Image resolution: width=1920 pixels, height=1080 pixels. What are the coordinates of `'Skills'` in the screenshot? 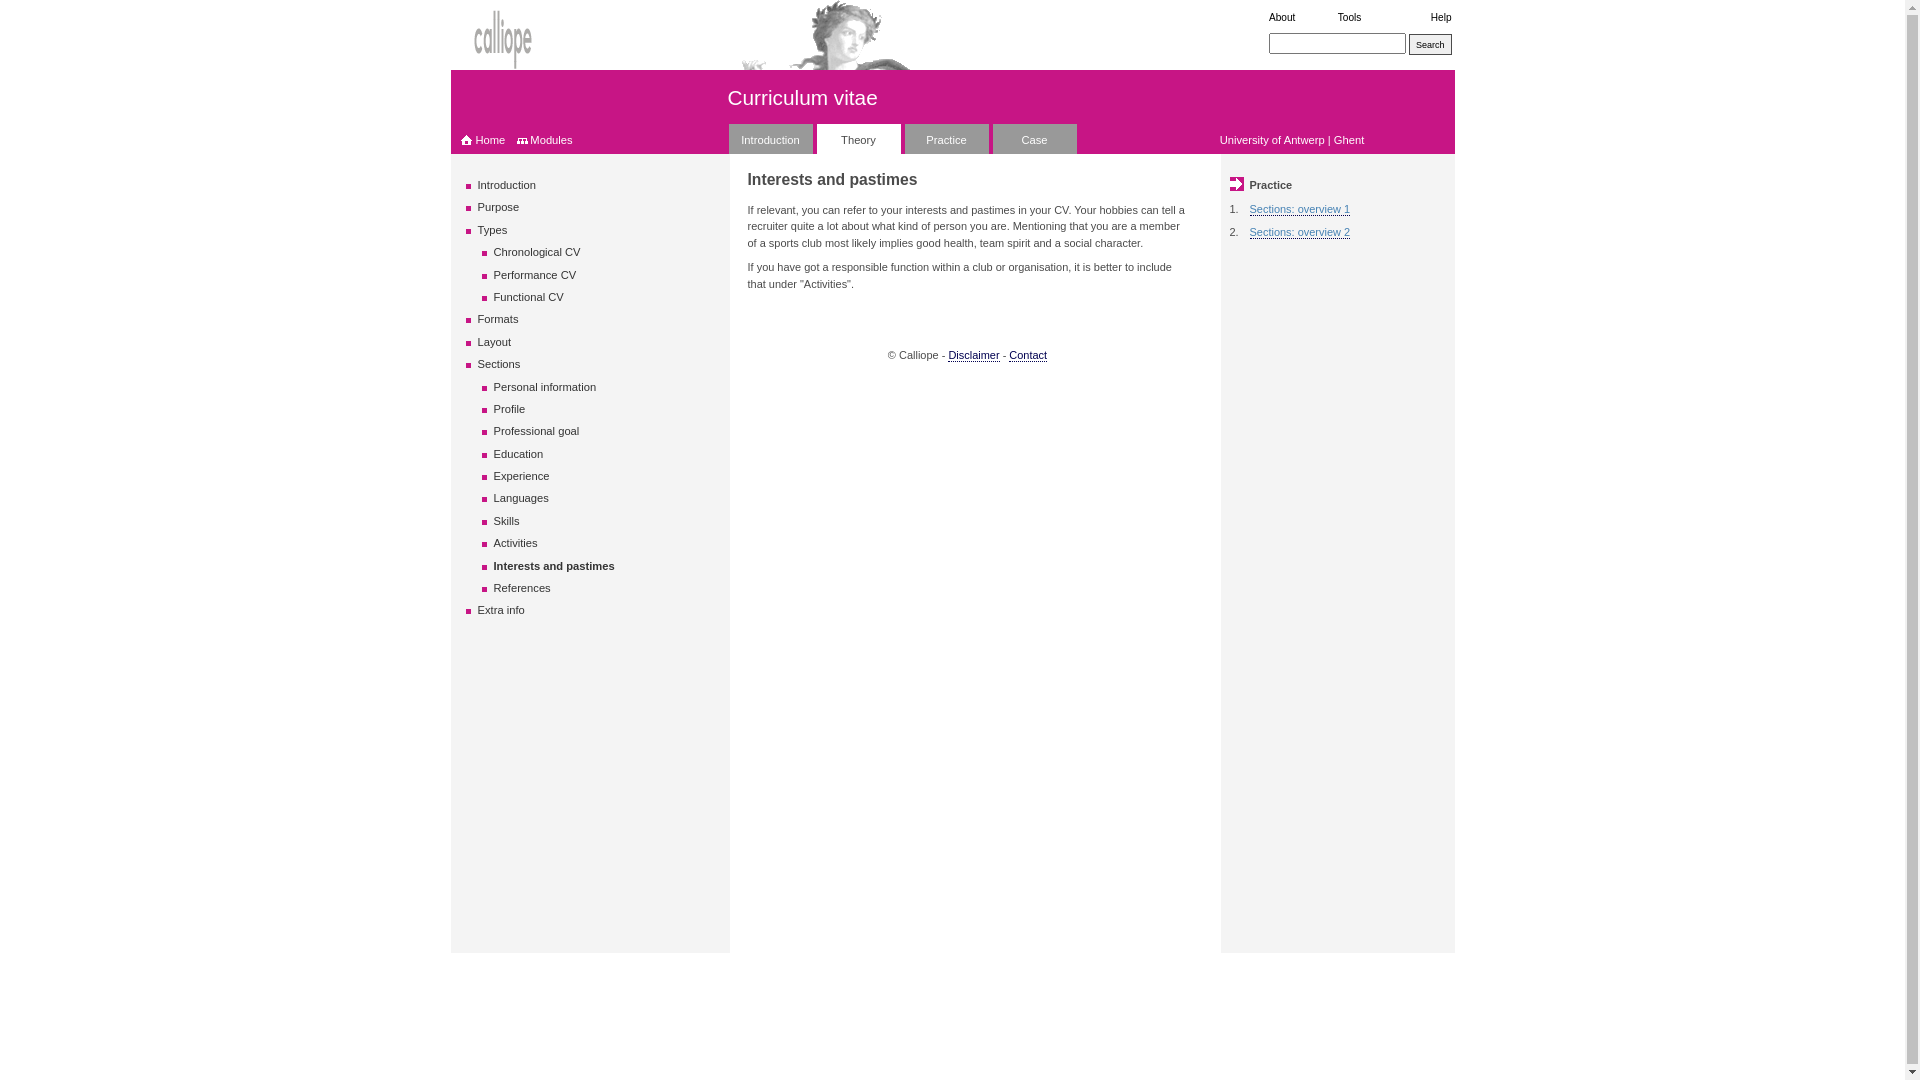 It's located at (507, 519).